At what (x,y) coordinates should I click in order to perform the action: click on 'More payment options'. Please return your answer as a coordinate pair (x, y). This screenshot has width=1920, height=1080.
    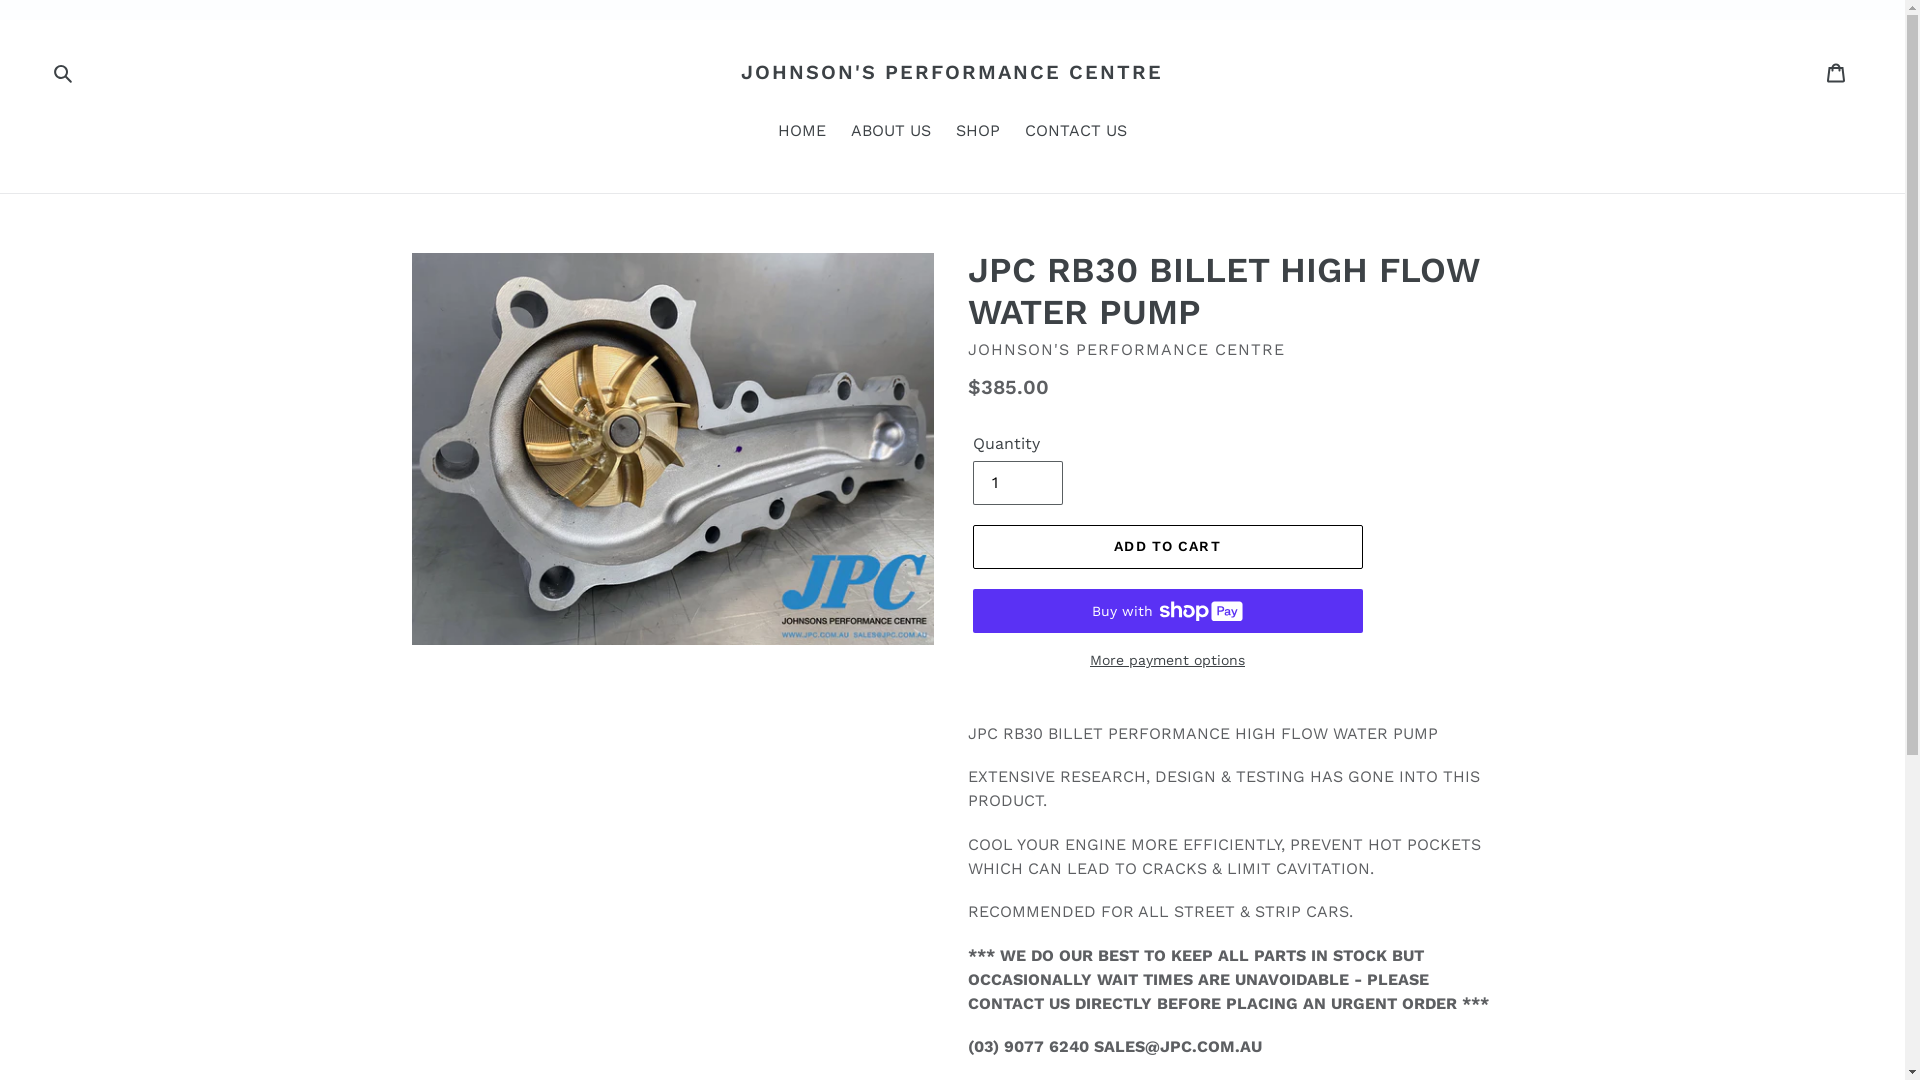
    Looking at the image, I should click on (1166, 660).